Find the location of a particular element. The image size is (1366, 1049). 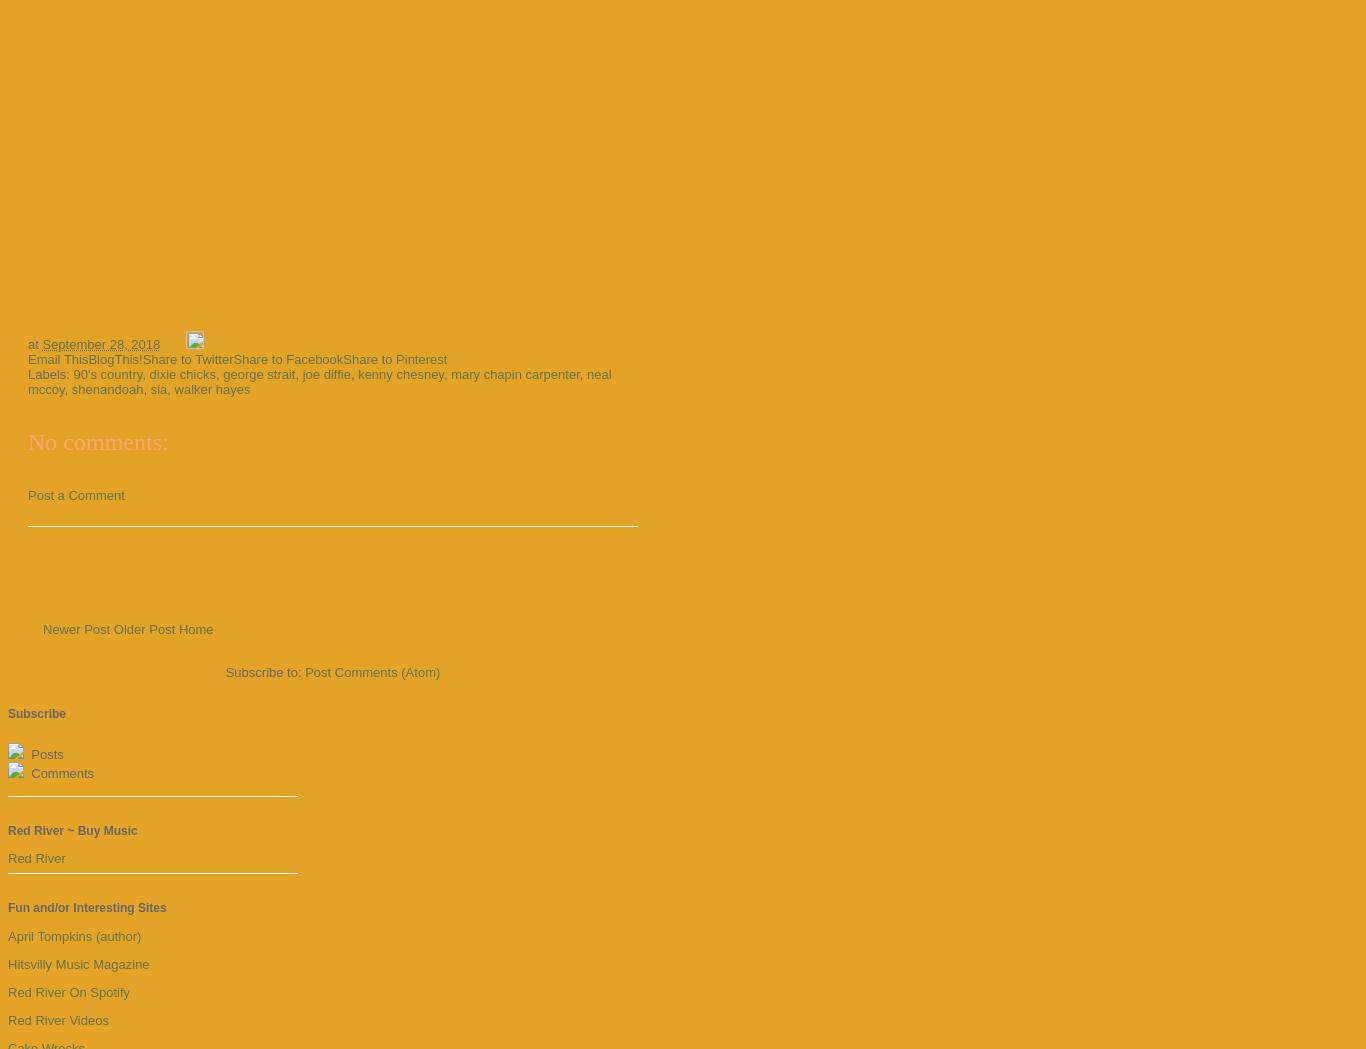

'Red River' is located at coordinates (36, 858).